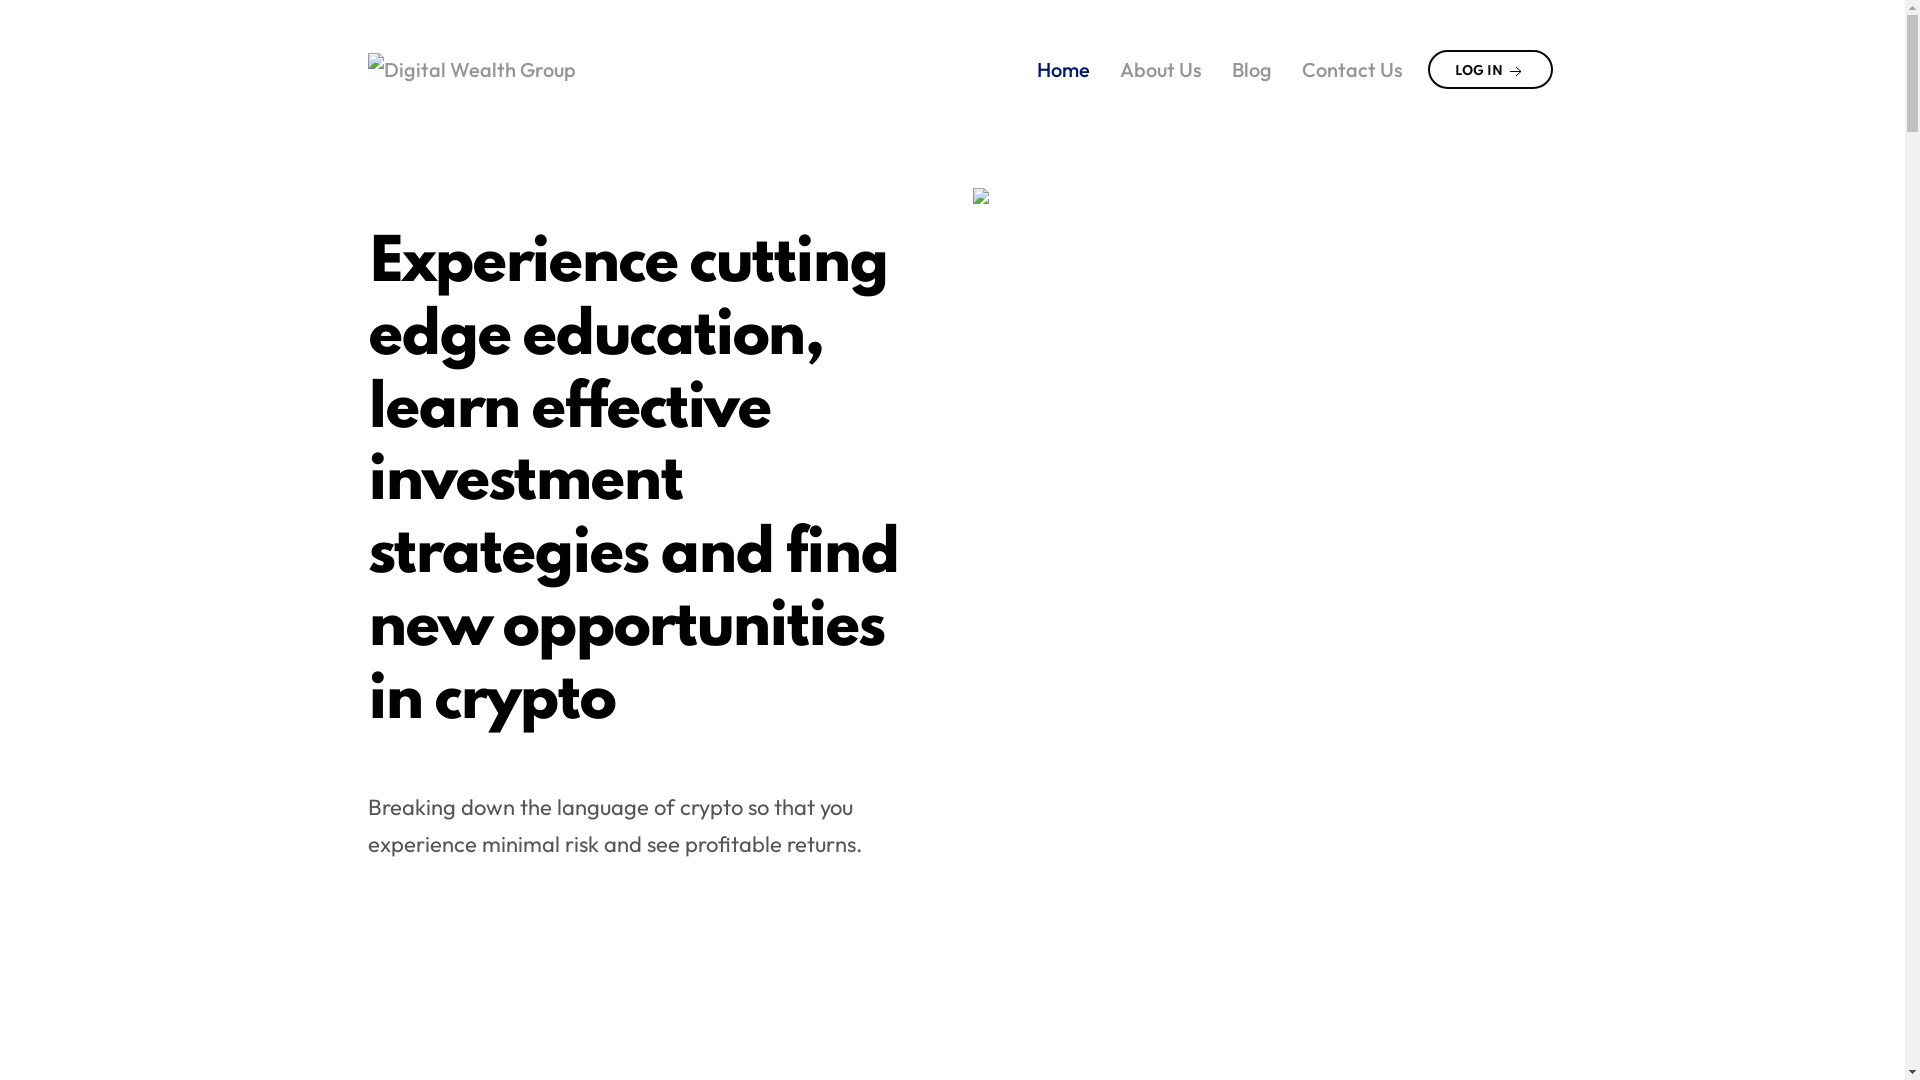 Image resolution: width=1920 pixels, height=1080 pixels. What do you see at coordinates (1250, 68) in the screenshot?
I see `'Blog'` at bounding box center [1250, 68].